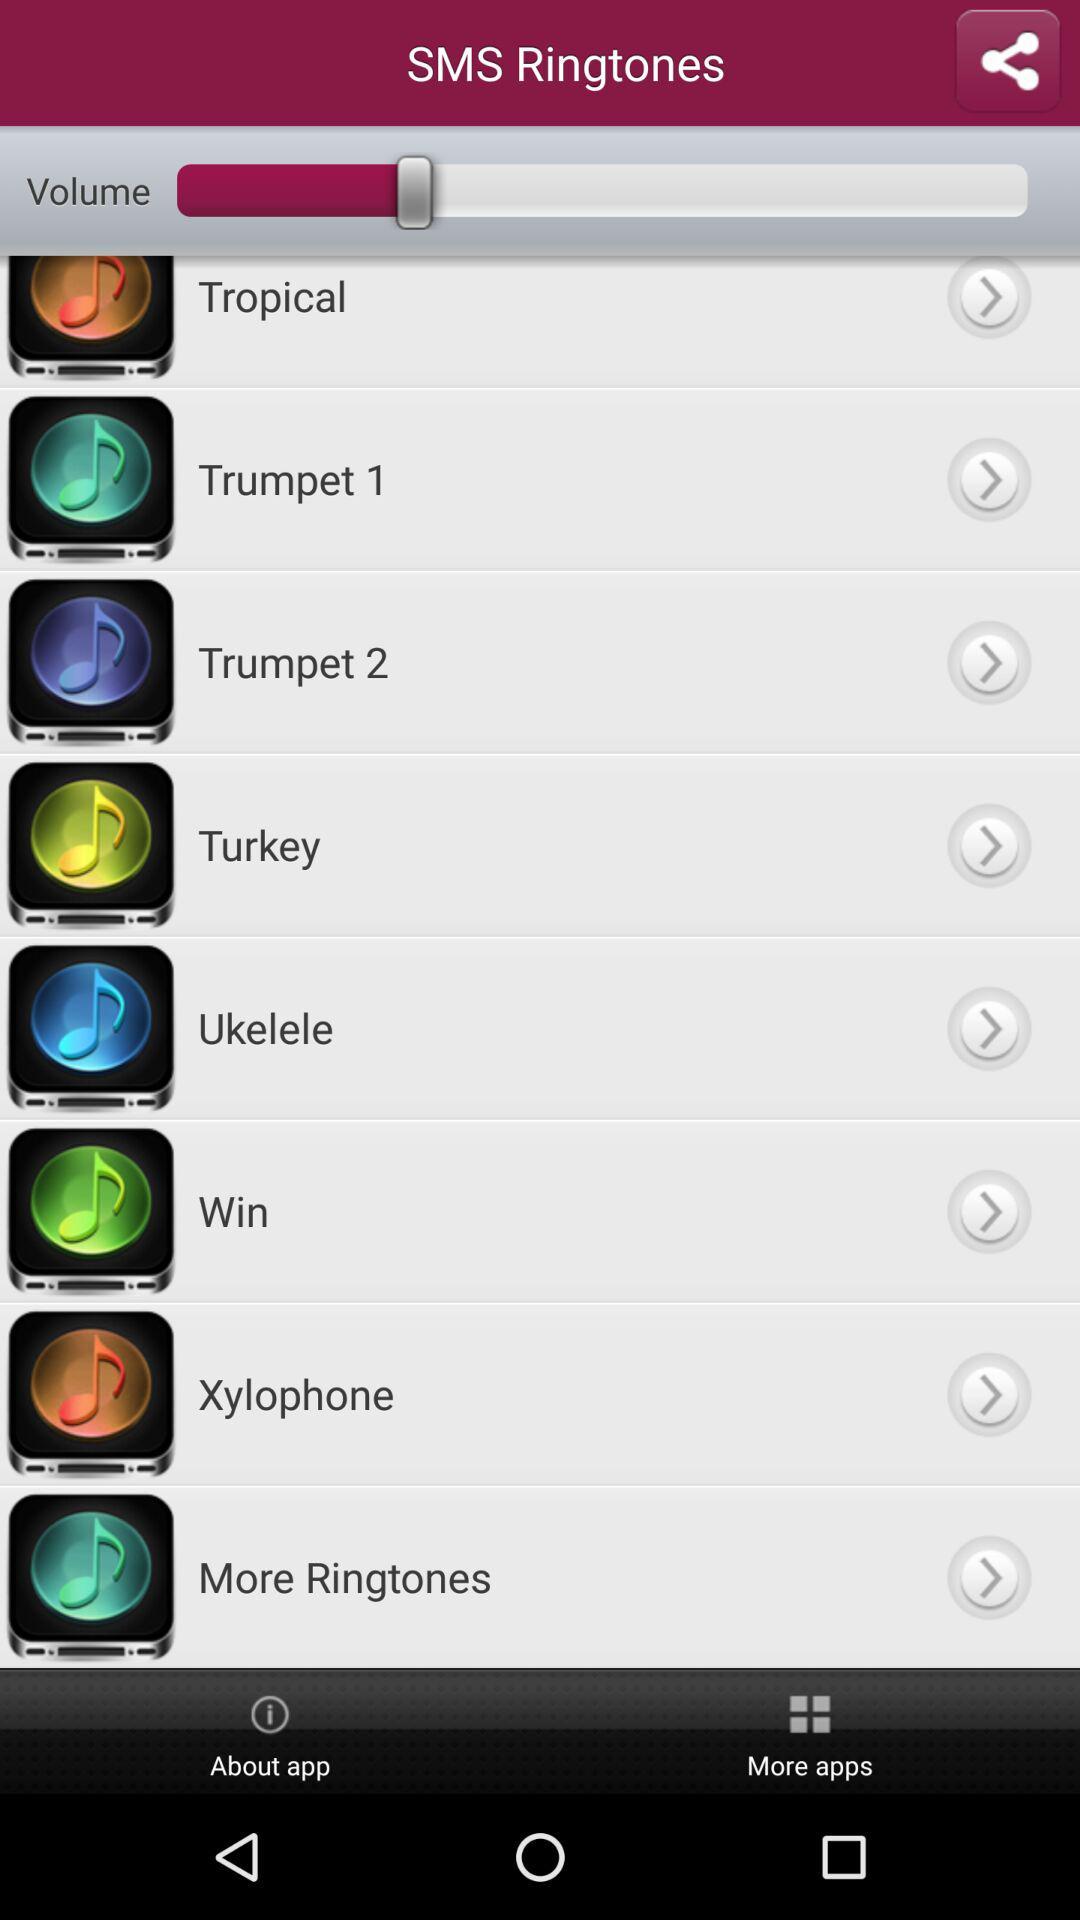 Image resolution: width=1080 pixels, height=1920 pixels. Describe the element at coordinates (987, 1392) in the screenshot. I see `next button` at that location.